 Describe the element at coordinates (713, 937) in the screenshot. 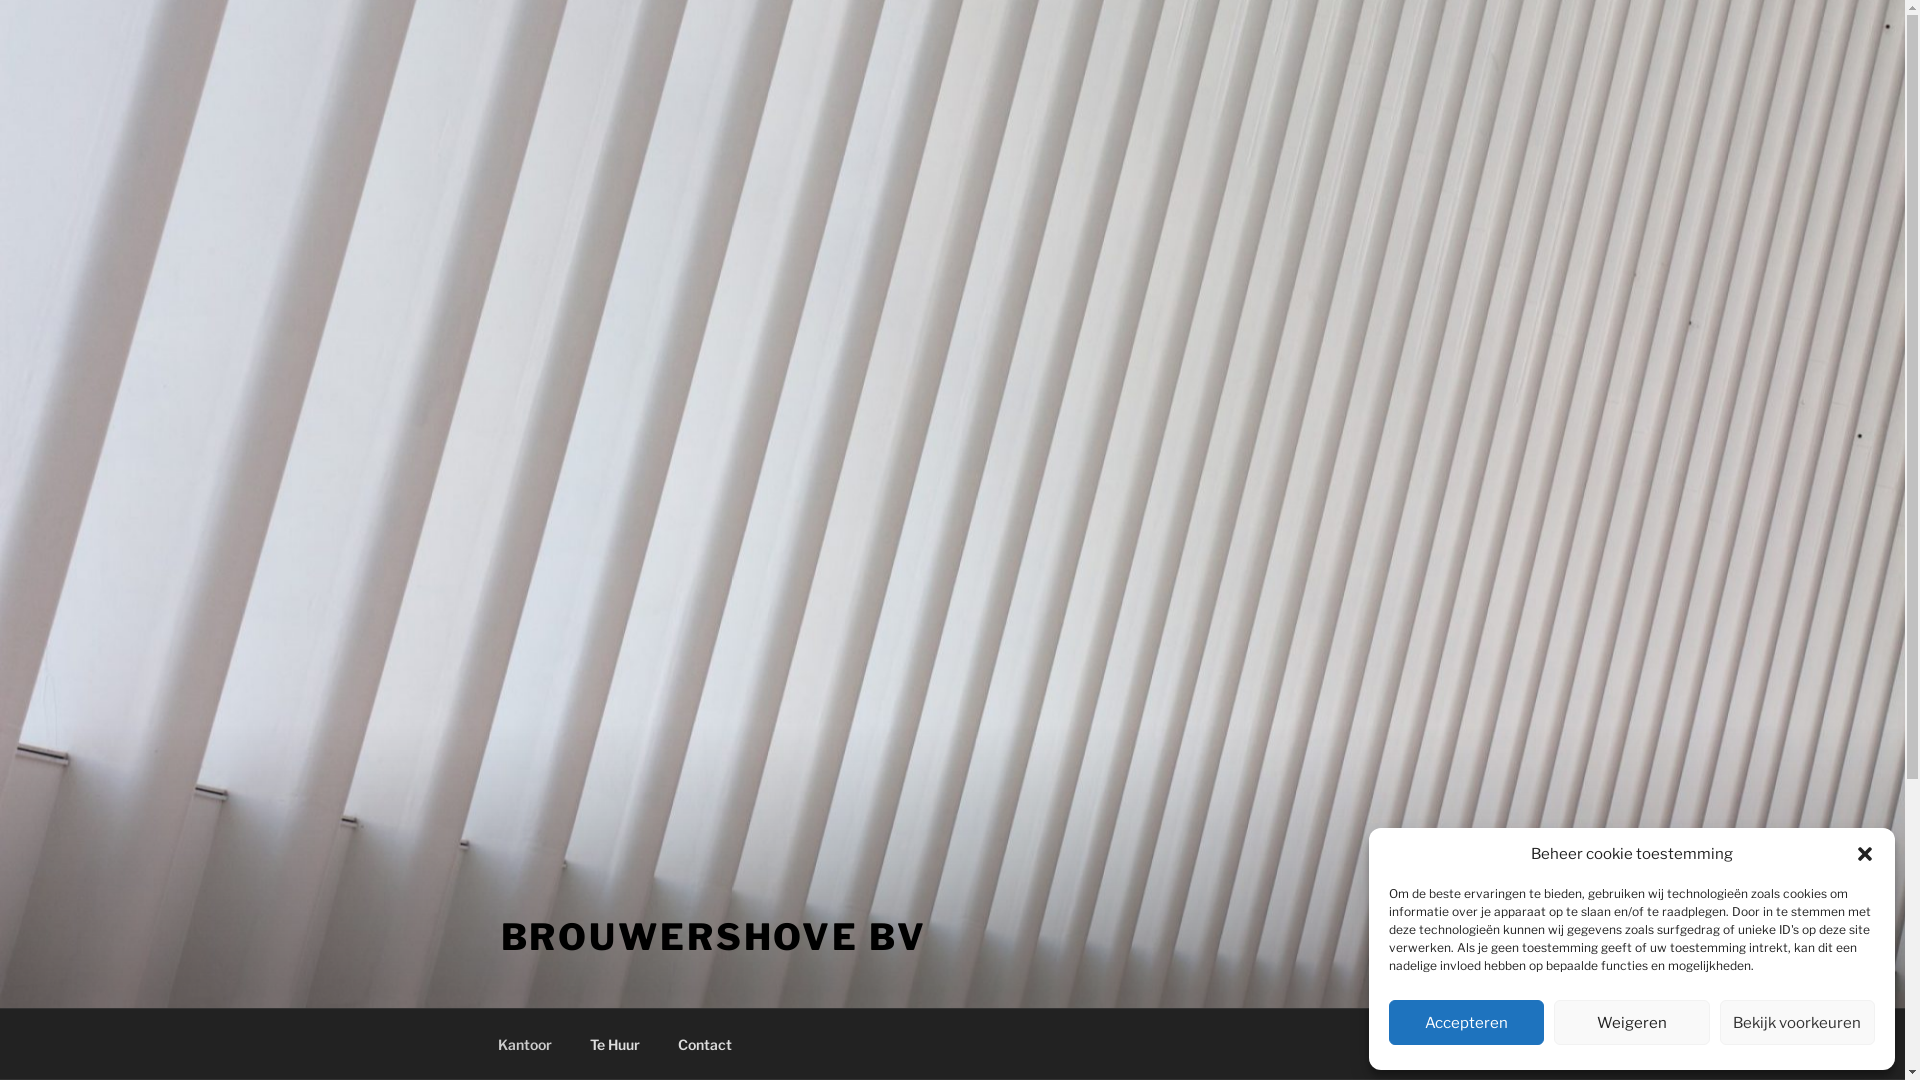

I see `'BROUWERSHOVE BV'` at that location.